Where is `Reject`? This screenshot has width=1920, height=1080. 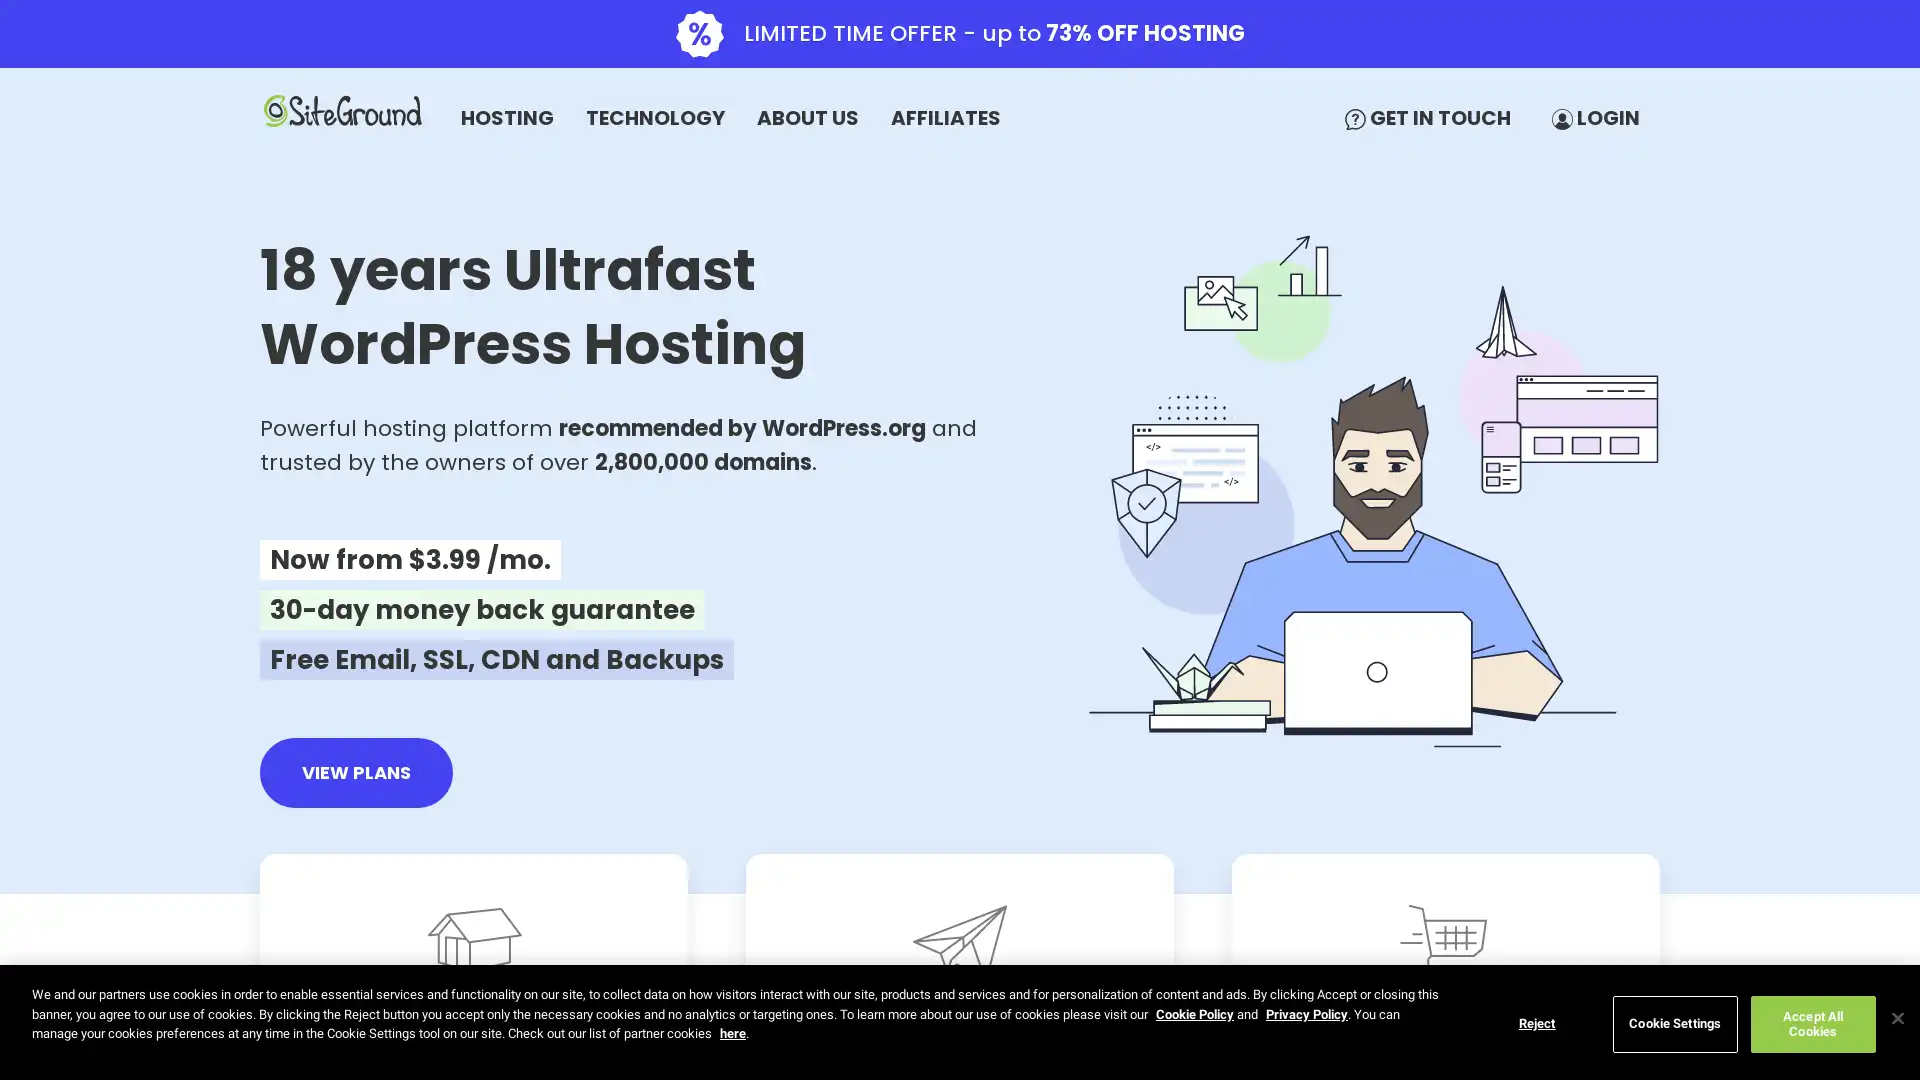 Reject is located at coordinates (1535, 1023).